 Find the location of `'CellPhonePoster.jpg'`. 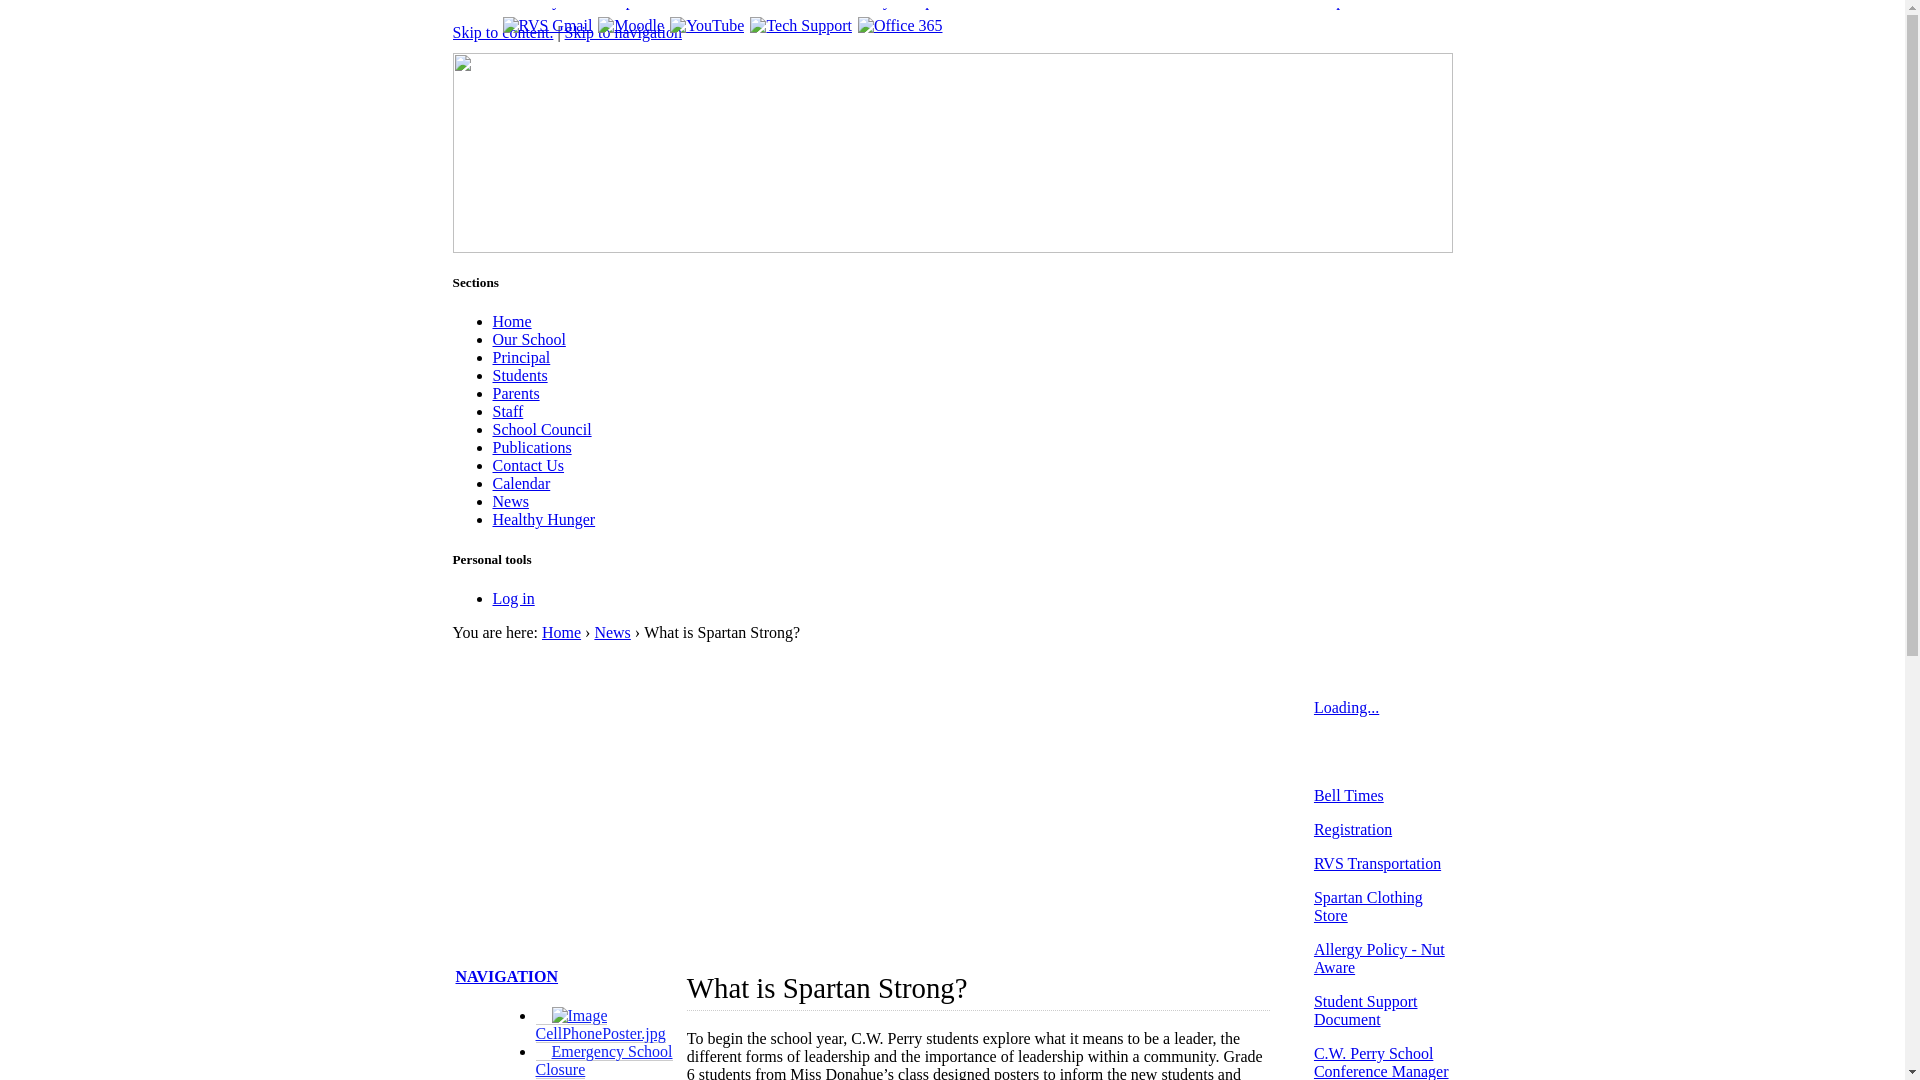

'CellPhonePoster.jpg' is located at coordinates (536, 1025).